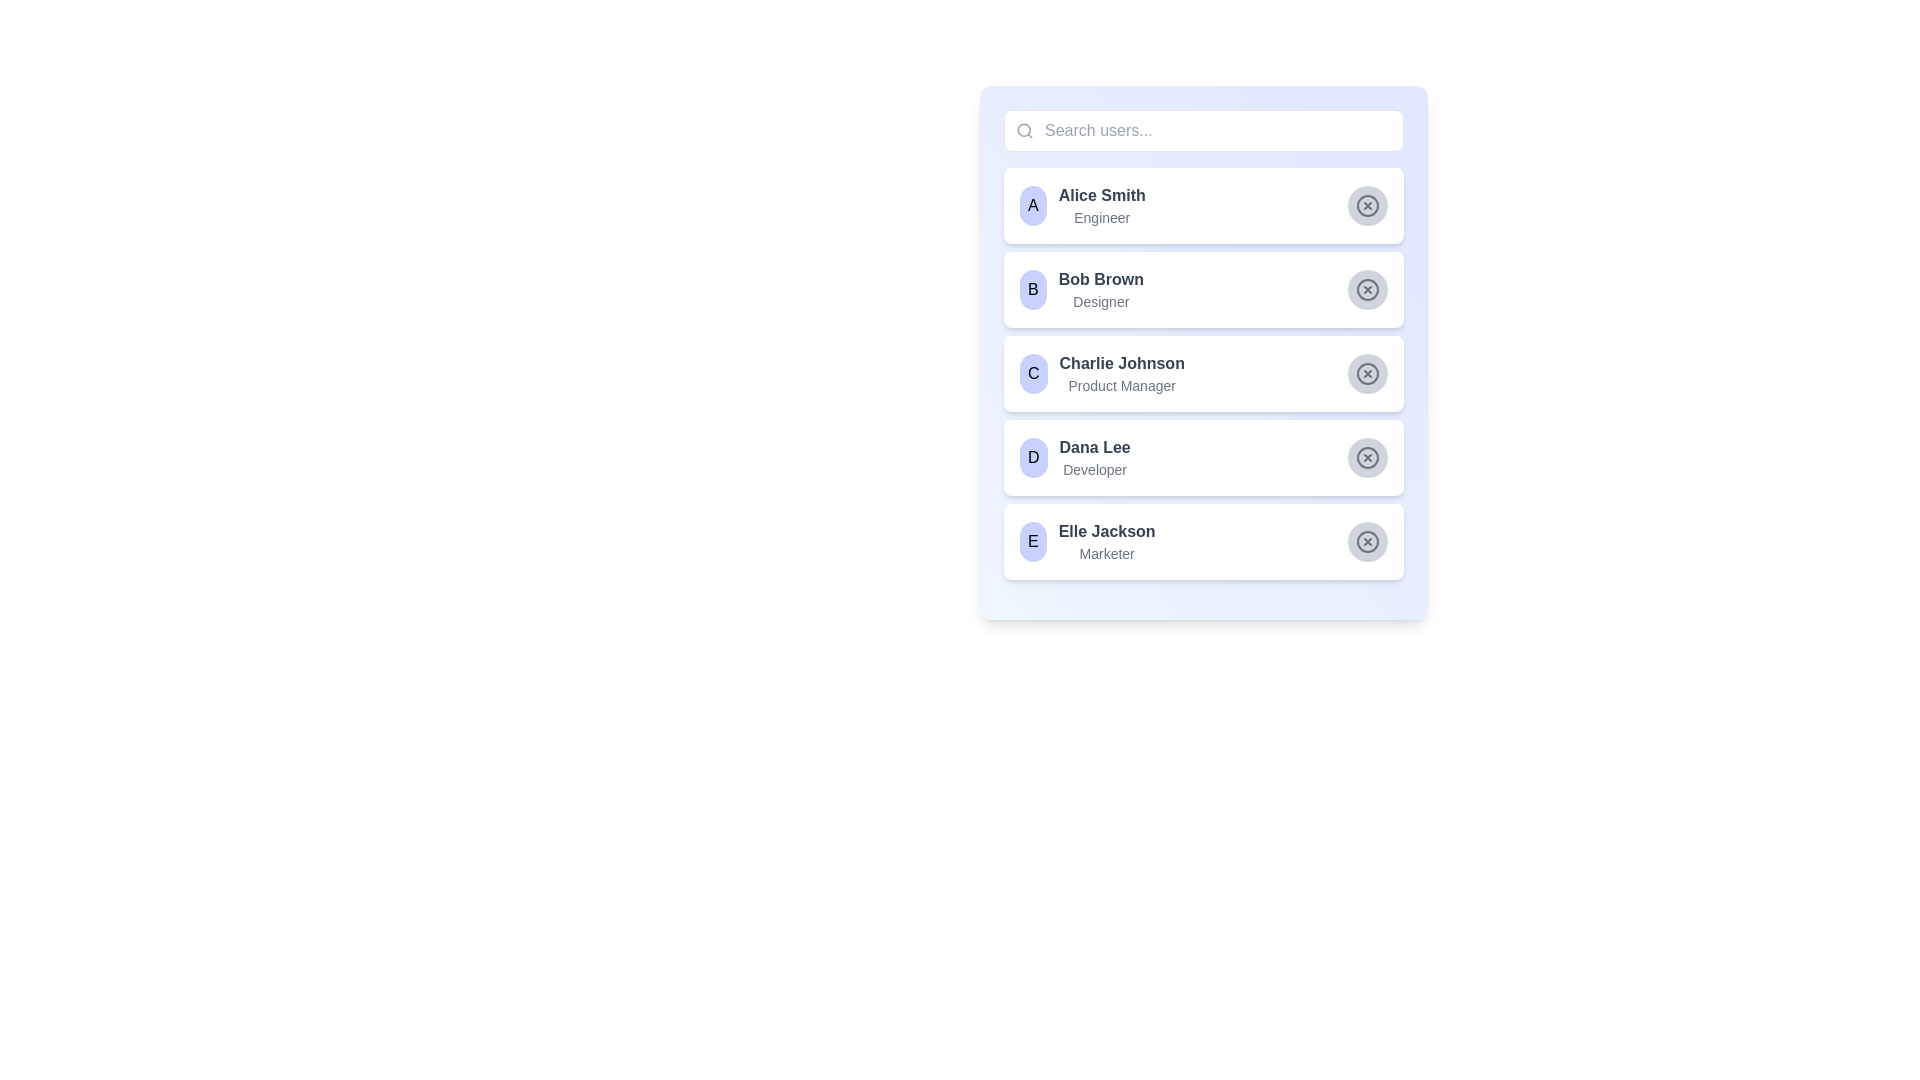  What do you see at coordinates (1100, 289) in the screenshot?
I see `the text display showing 'Bob Brown', the Designer` at bounding box center [1100, 289].